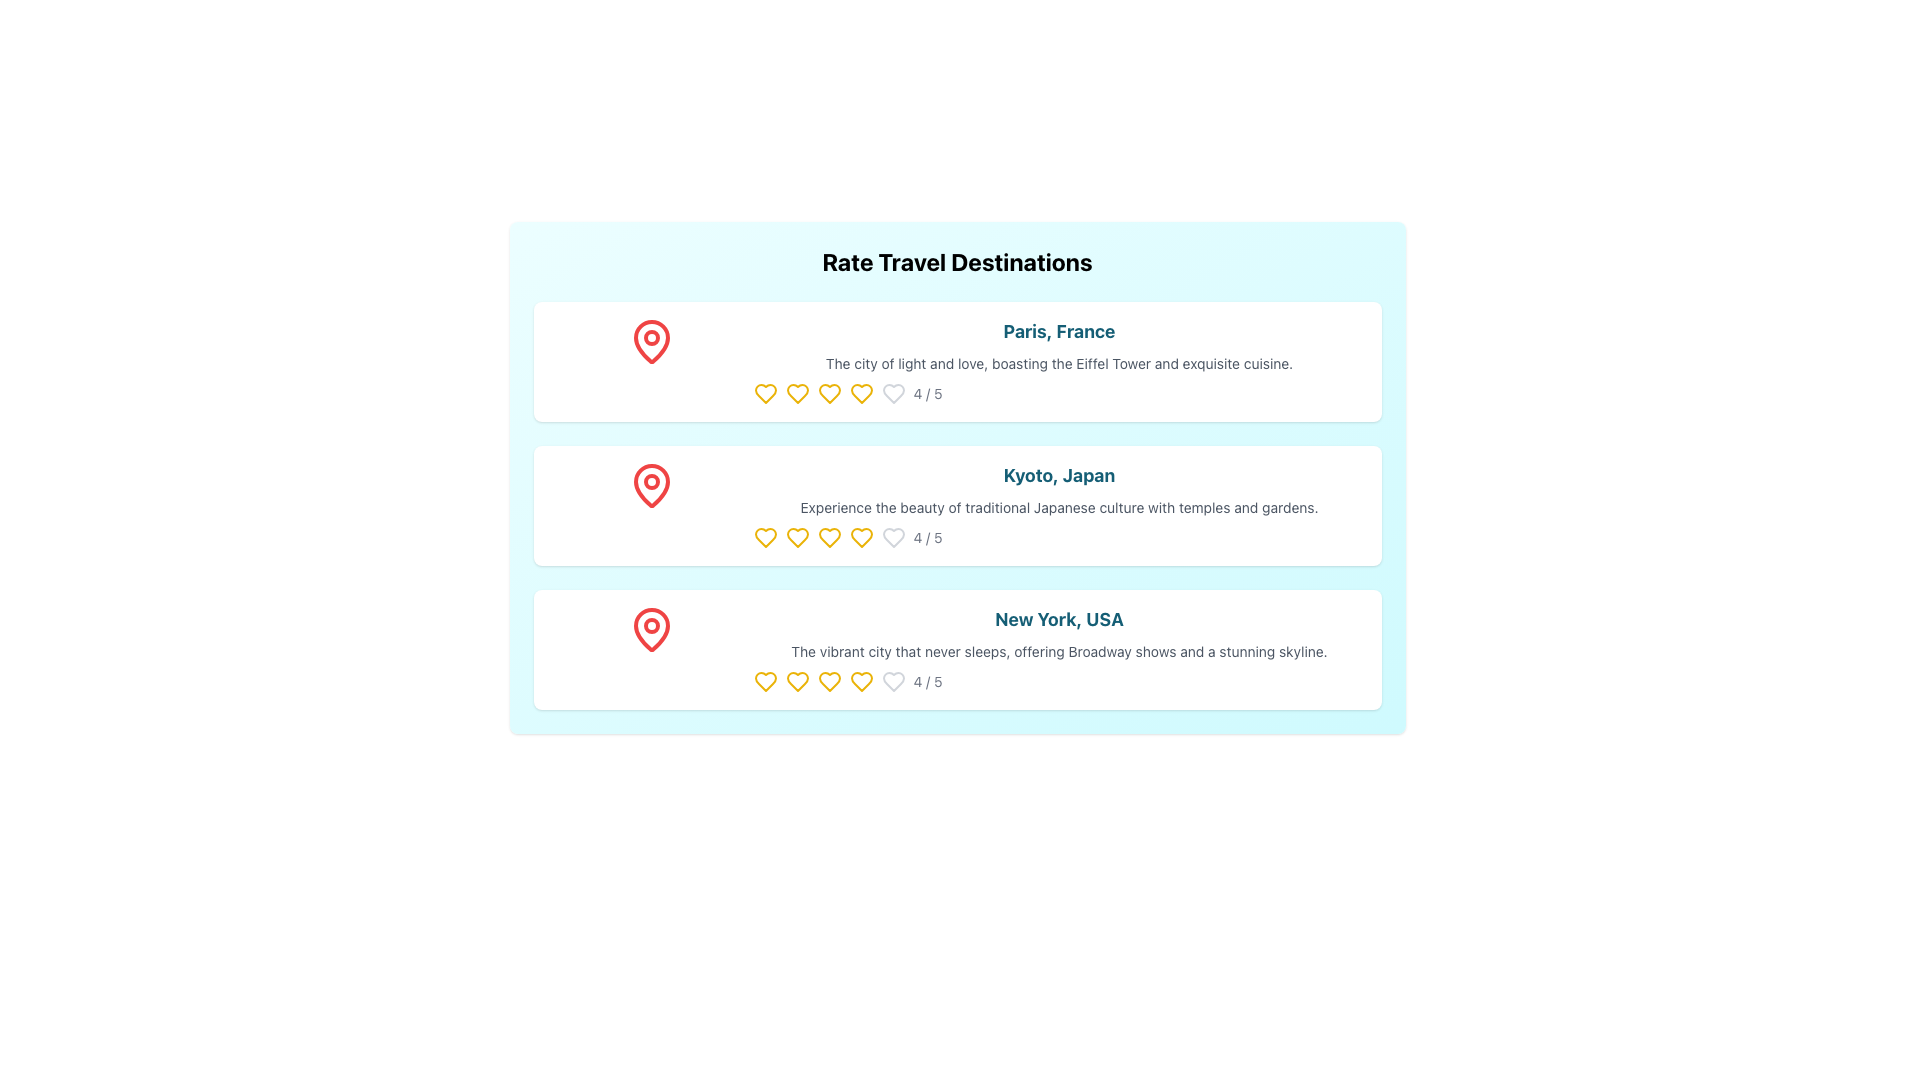  What do you see at coordinates (651, 341) in the screenshot?
I see `the location marker icon for the travel destination, which is the first pin in a vertical list aligned to the left of the text blocks about travel destinations` at bounding box center [651, 341].